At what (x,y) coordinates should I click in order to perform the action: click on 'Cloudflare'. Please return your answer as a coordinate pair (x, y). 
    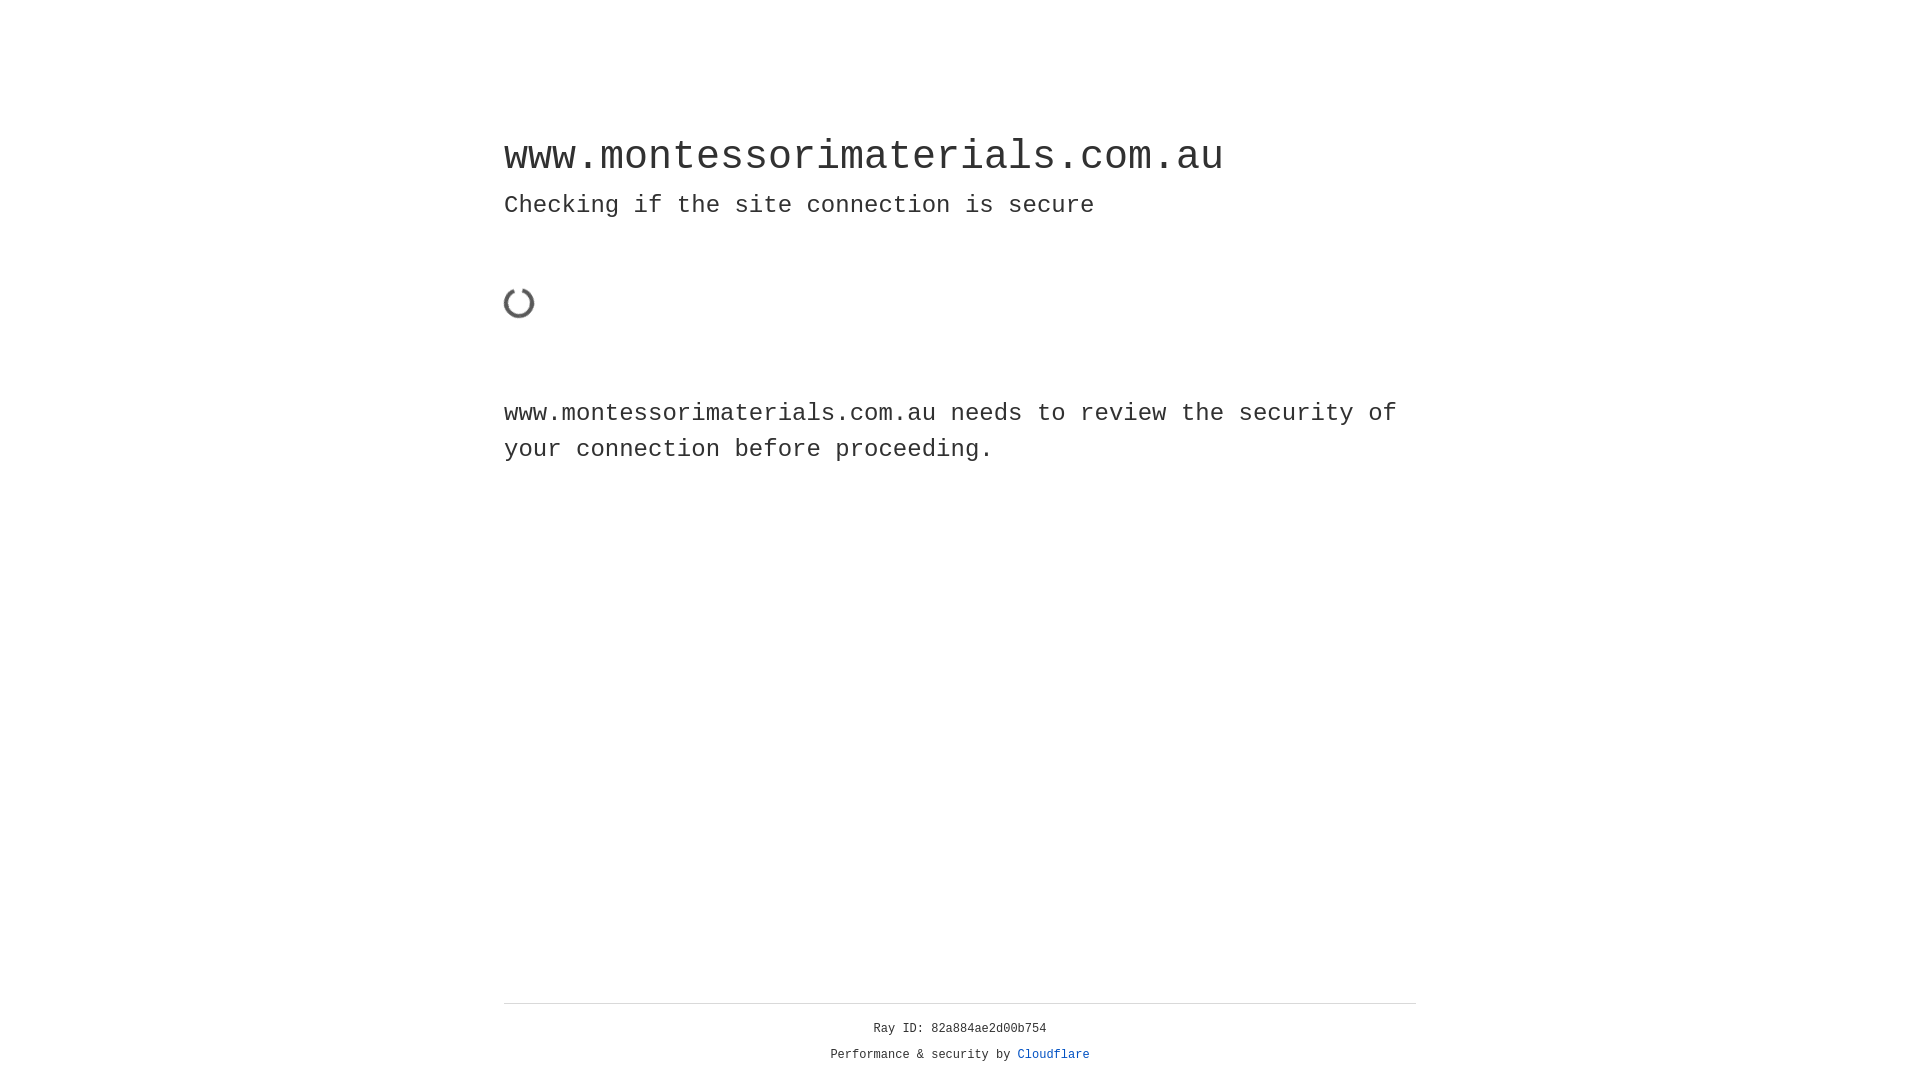
    Looking at the image, I should click on (1053, 1054).